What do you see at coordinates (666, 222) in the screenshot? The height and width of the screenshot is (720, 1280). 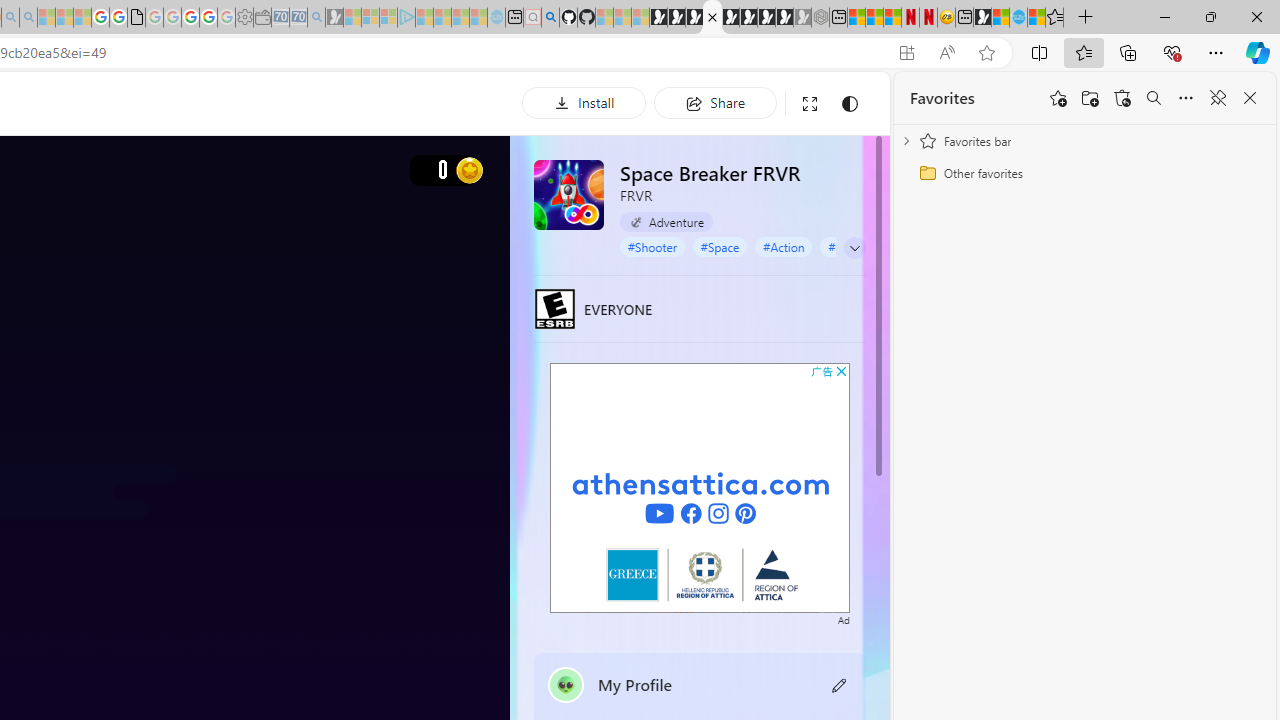 I see `'Adventure'` at bounding box center [666, 222].